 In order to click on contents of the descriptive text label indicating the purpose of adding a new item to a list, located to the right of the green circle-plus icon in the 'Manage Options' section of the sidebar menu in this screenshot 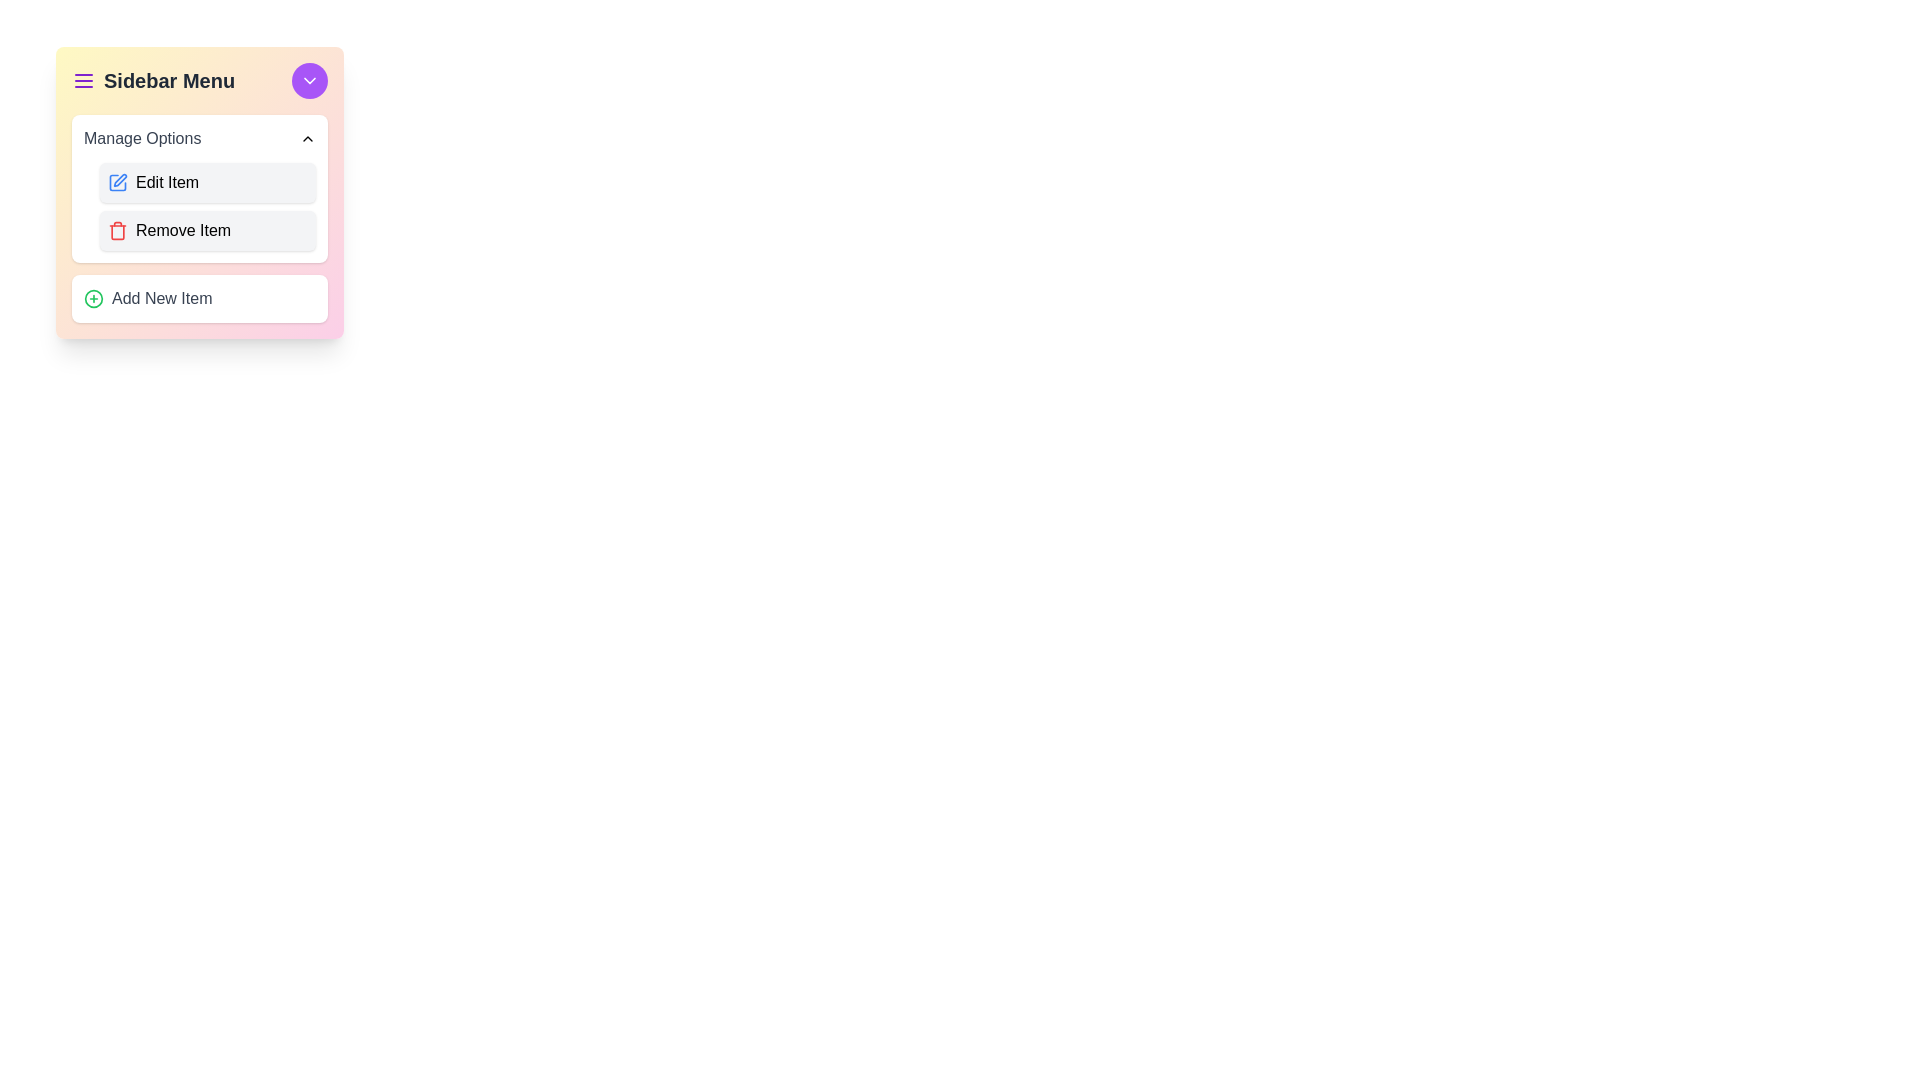, I will do `click(162, 299)`.